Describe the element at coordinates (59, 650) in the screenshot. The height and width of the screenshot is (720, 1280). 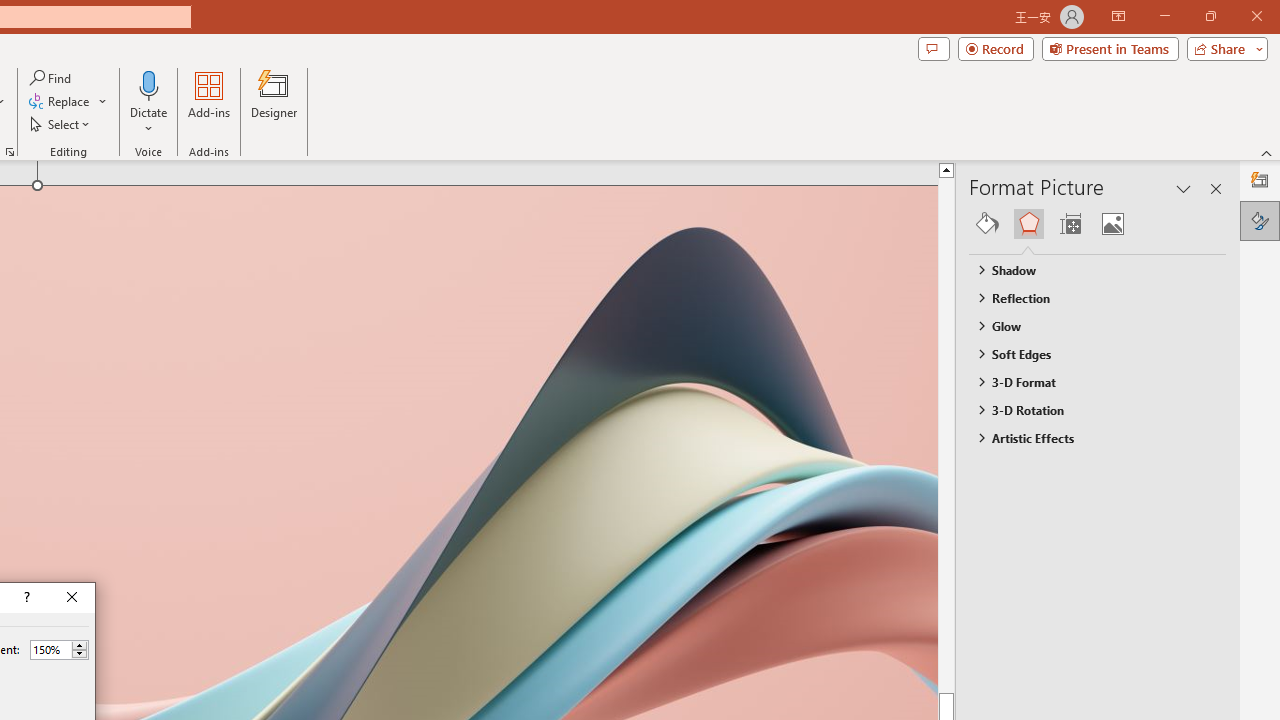
I see `'Percent'` at that location.